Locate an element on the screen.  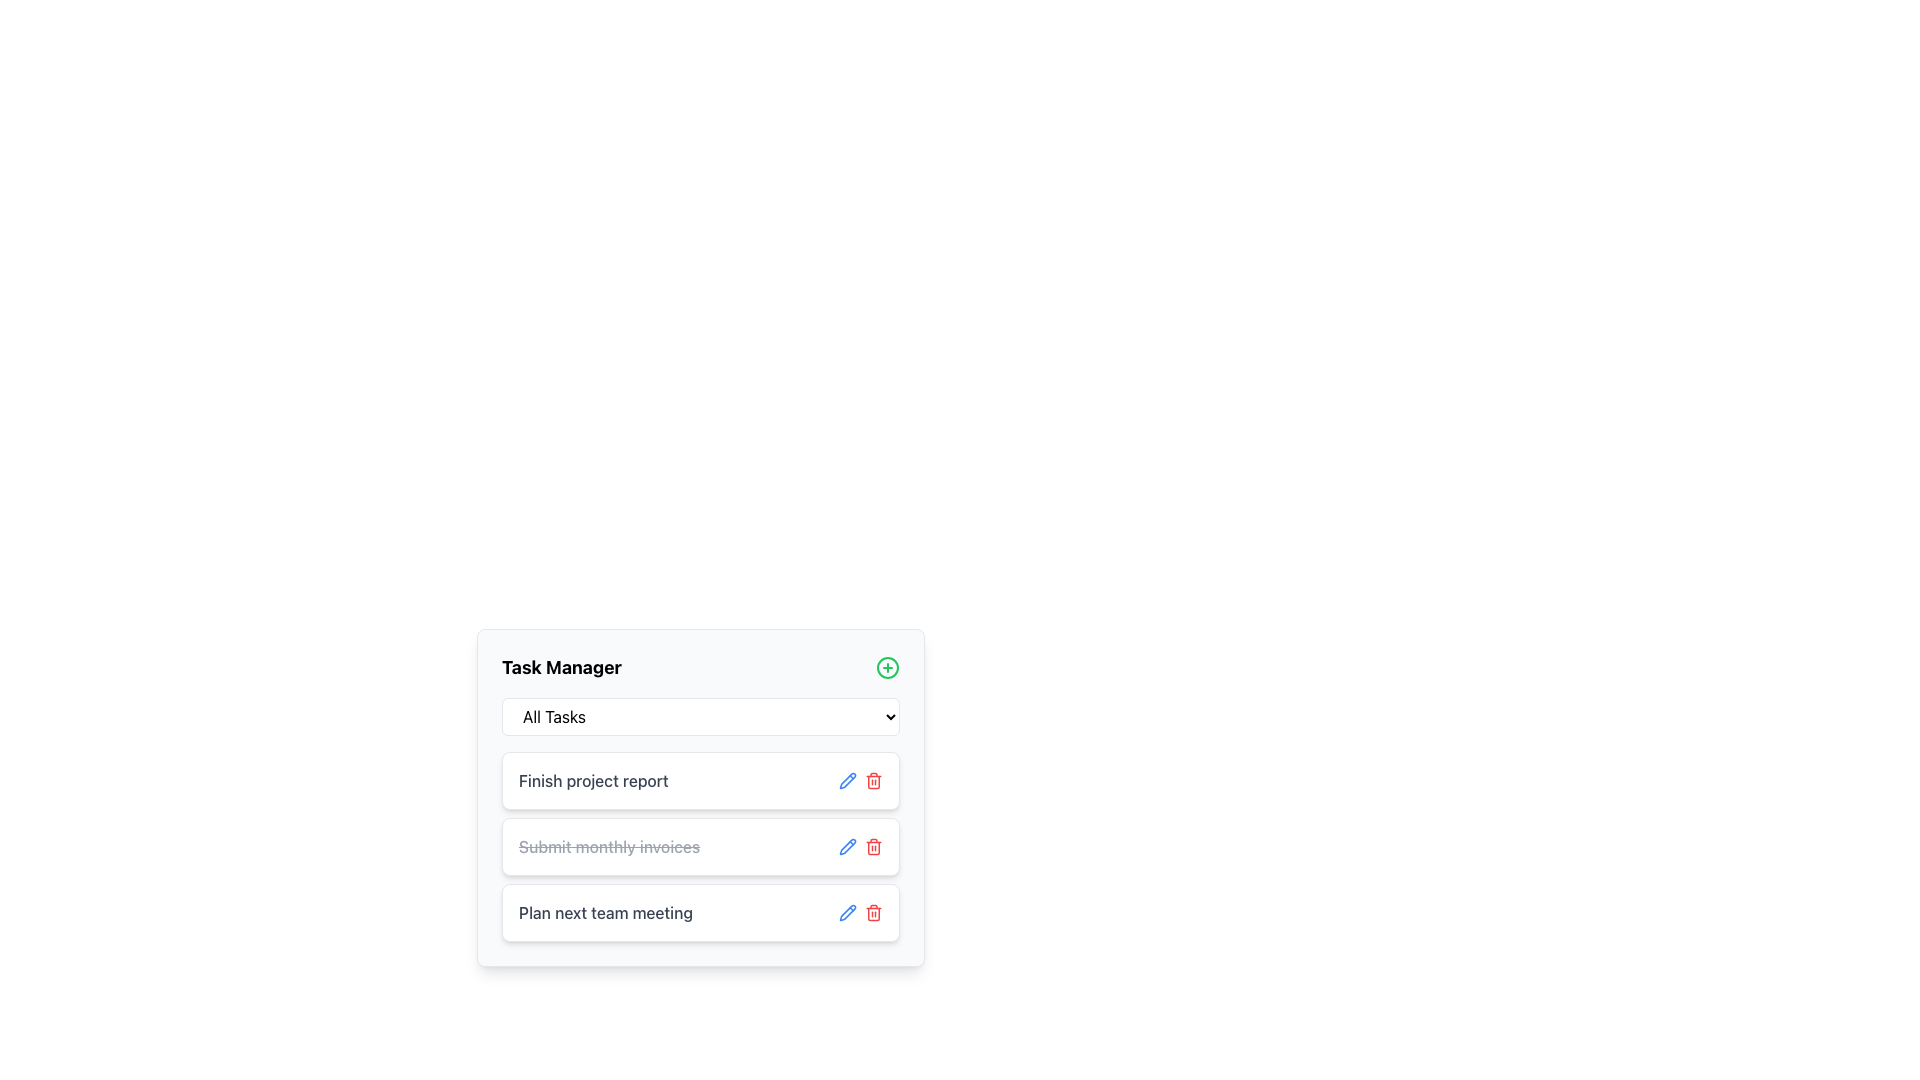
the completed task labeled 'Submit monthly invoices' is located at coordinates (608, 847).